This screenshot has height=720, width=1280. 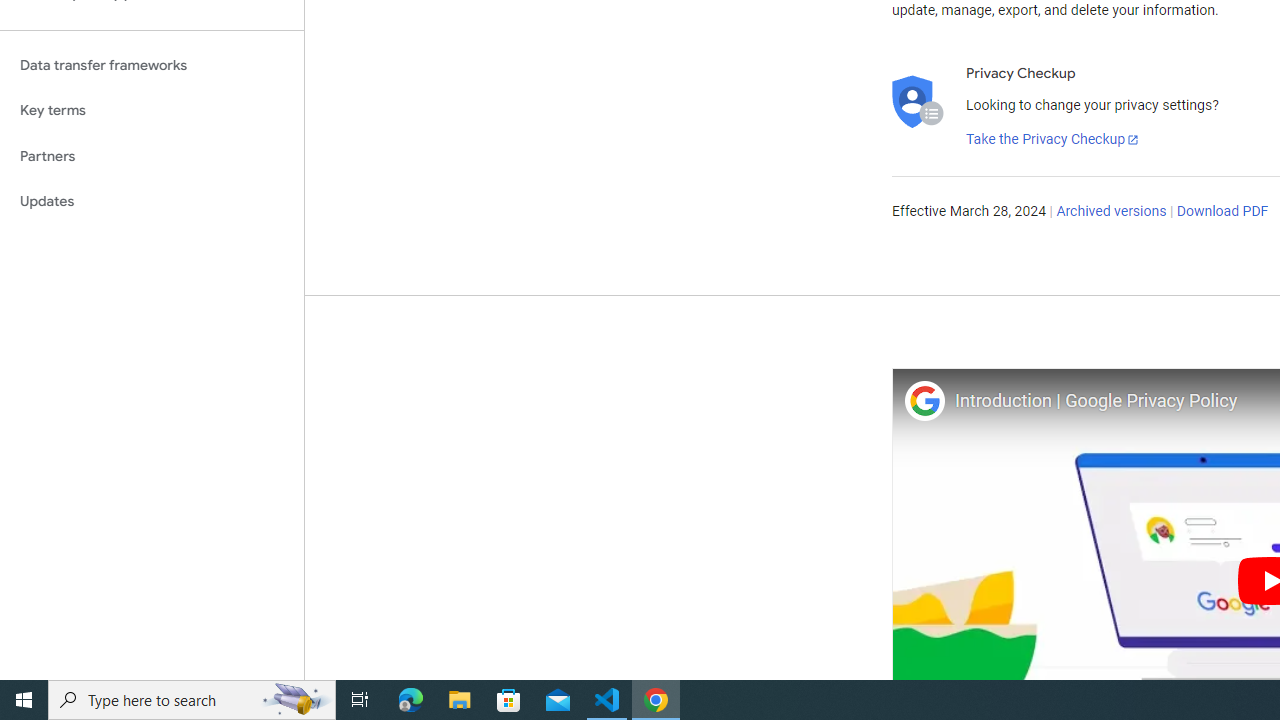 What do you see at coordinates (1110, 212) in the screenshot?
I see `'Archived versions'` at bounding box center [1110, 212].